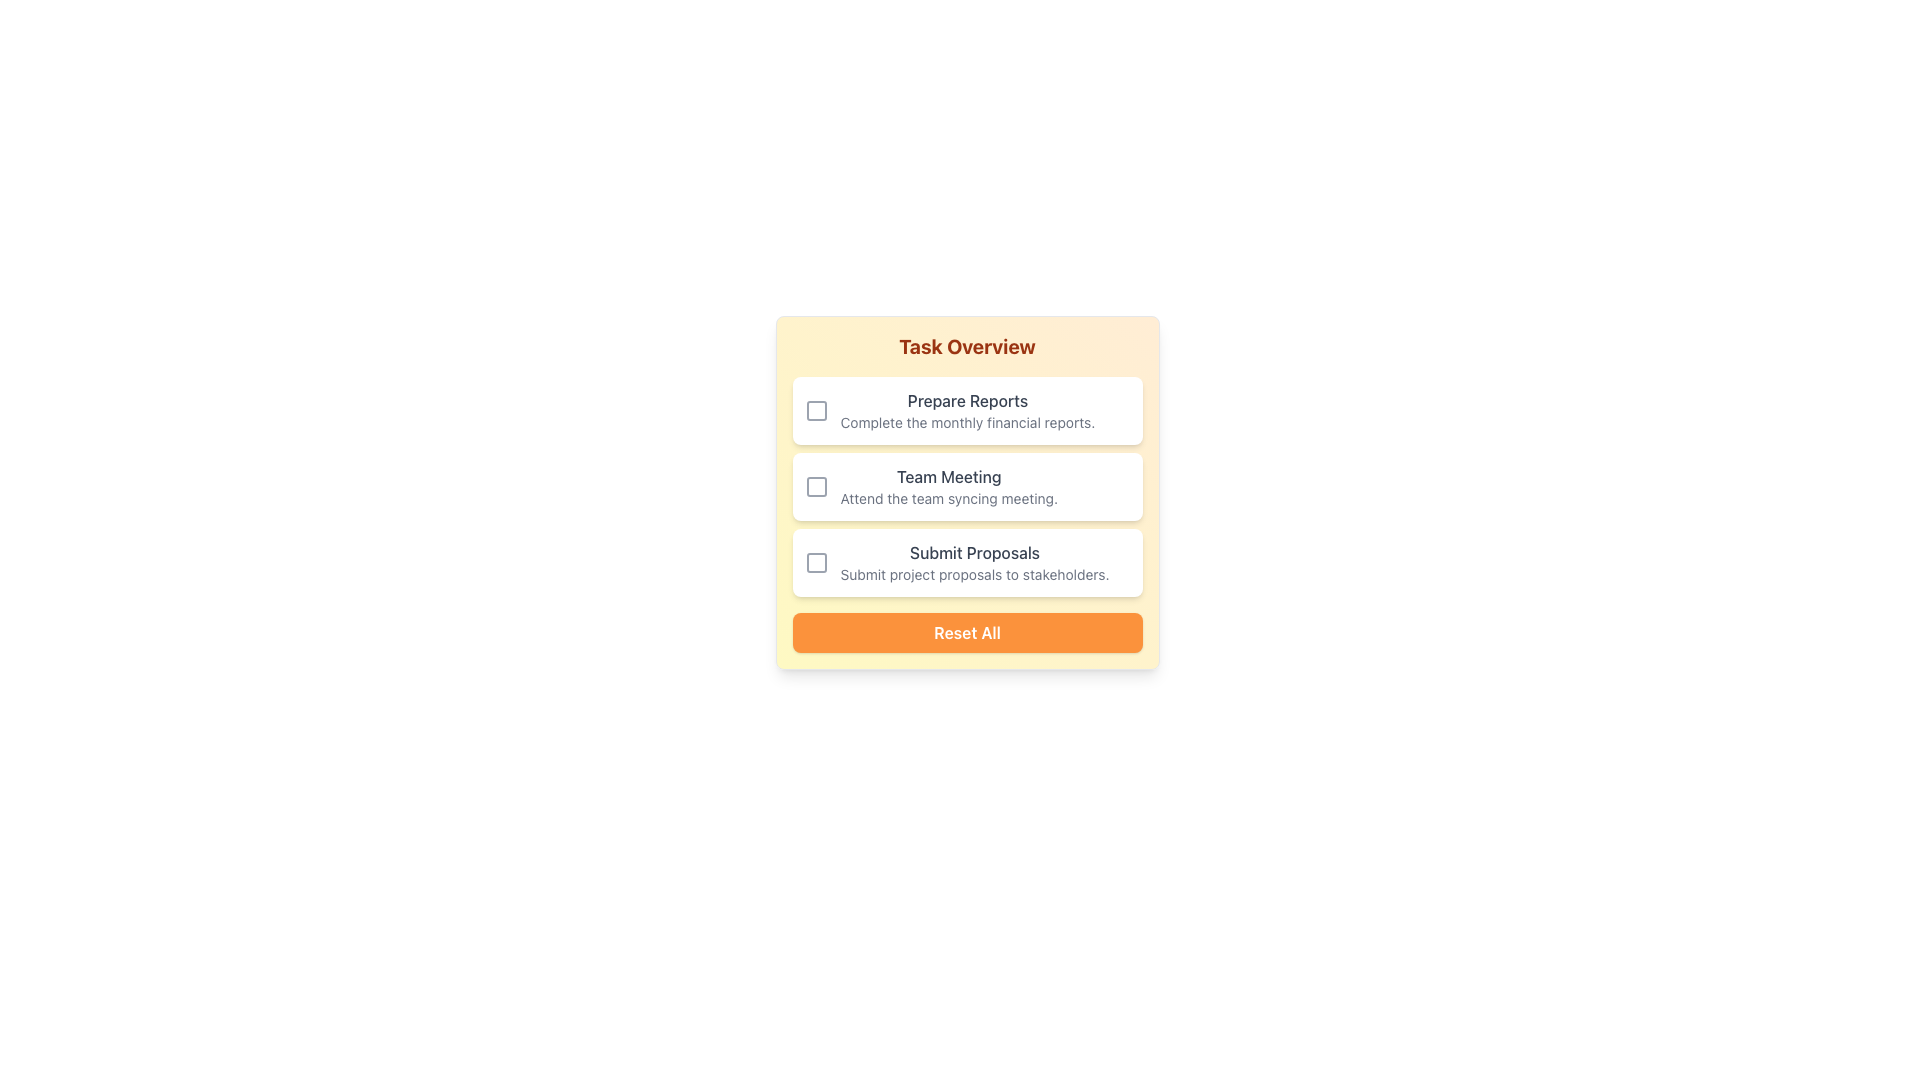 The height and width of the screenshot is (1080, 1920). I want to click on the checkbox for 'Submit Proposals', so click(816, 563).